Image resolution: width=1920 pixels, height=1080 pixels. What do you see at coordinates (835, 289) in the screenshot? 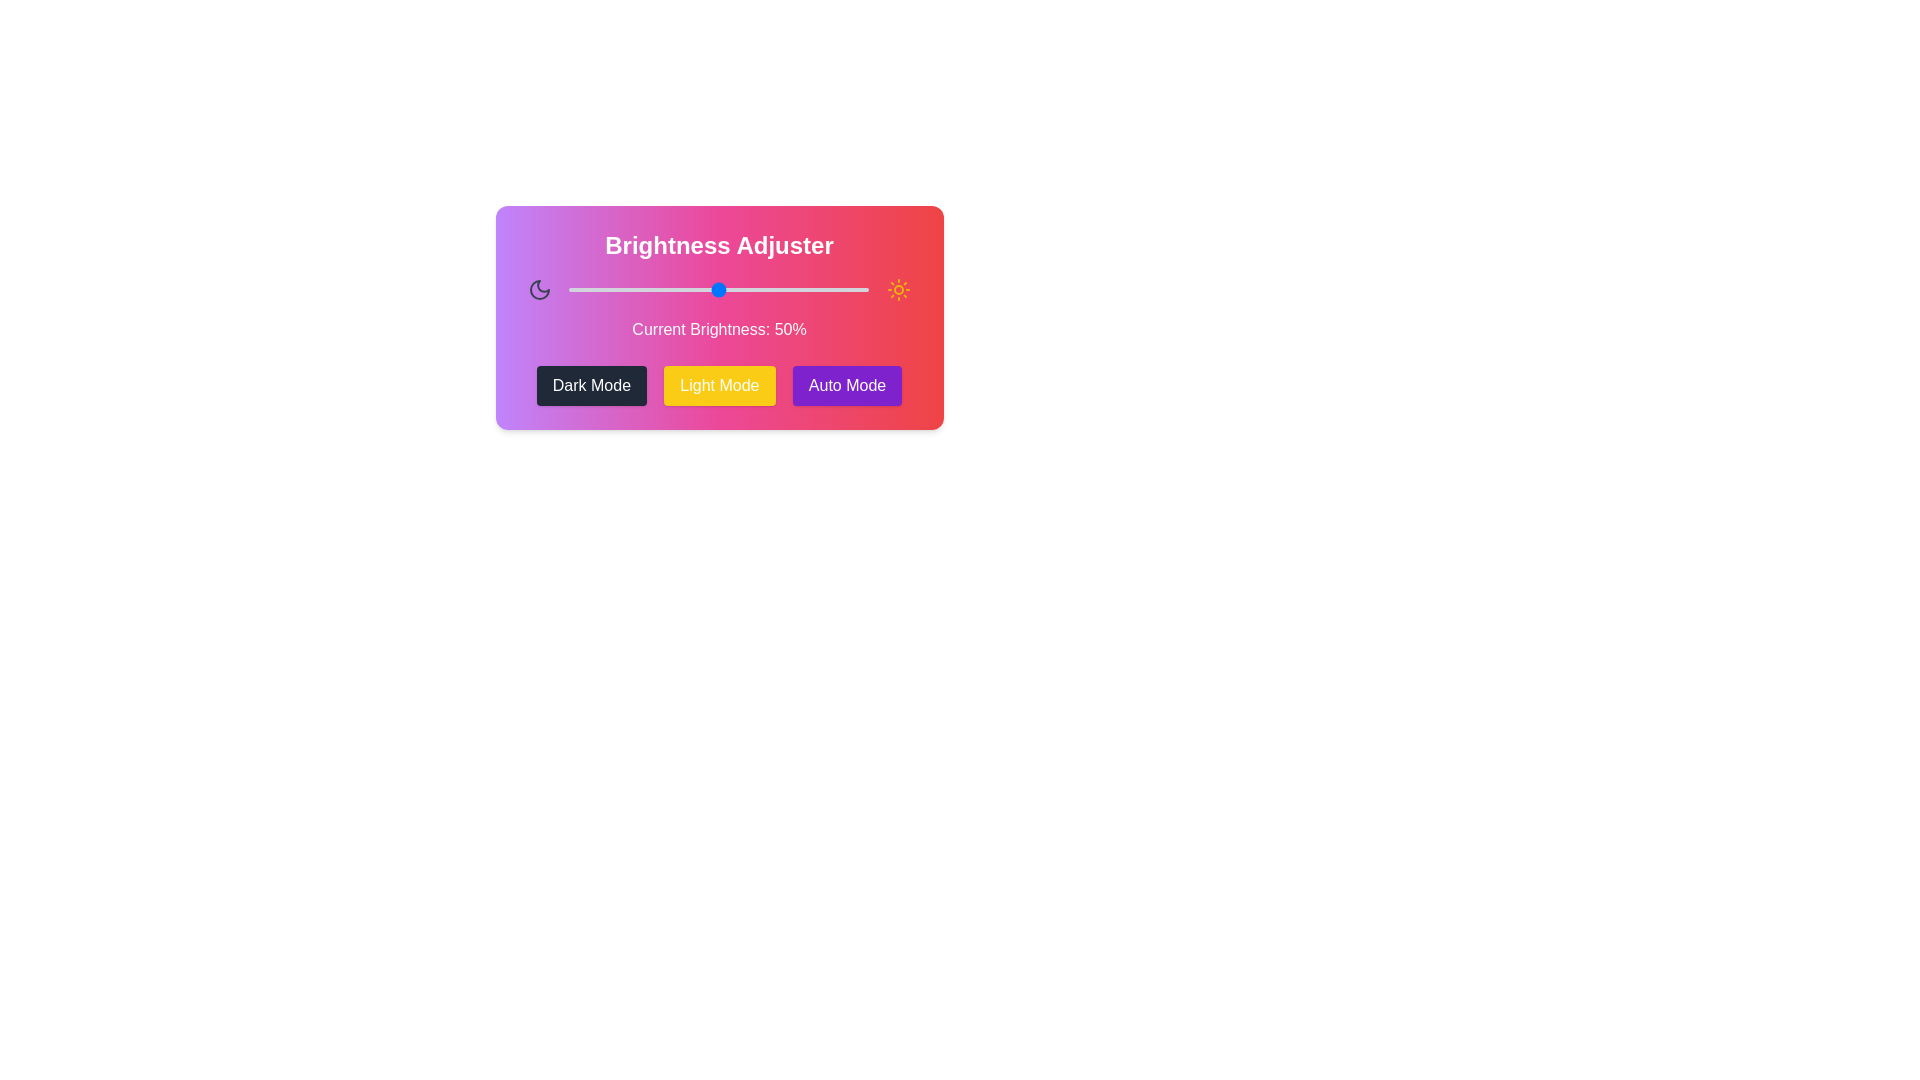
I see `the brightness slider to 89% to observe changes in the background gradient` at bounding box center [835, 289].